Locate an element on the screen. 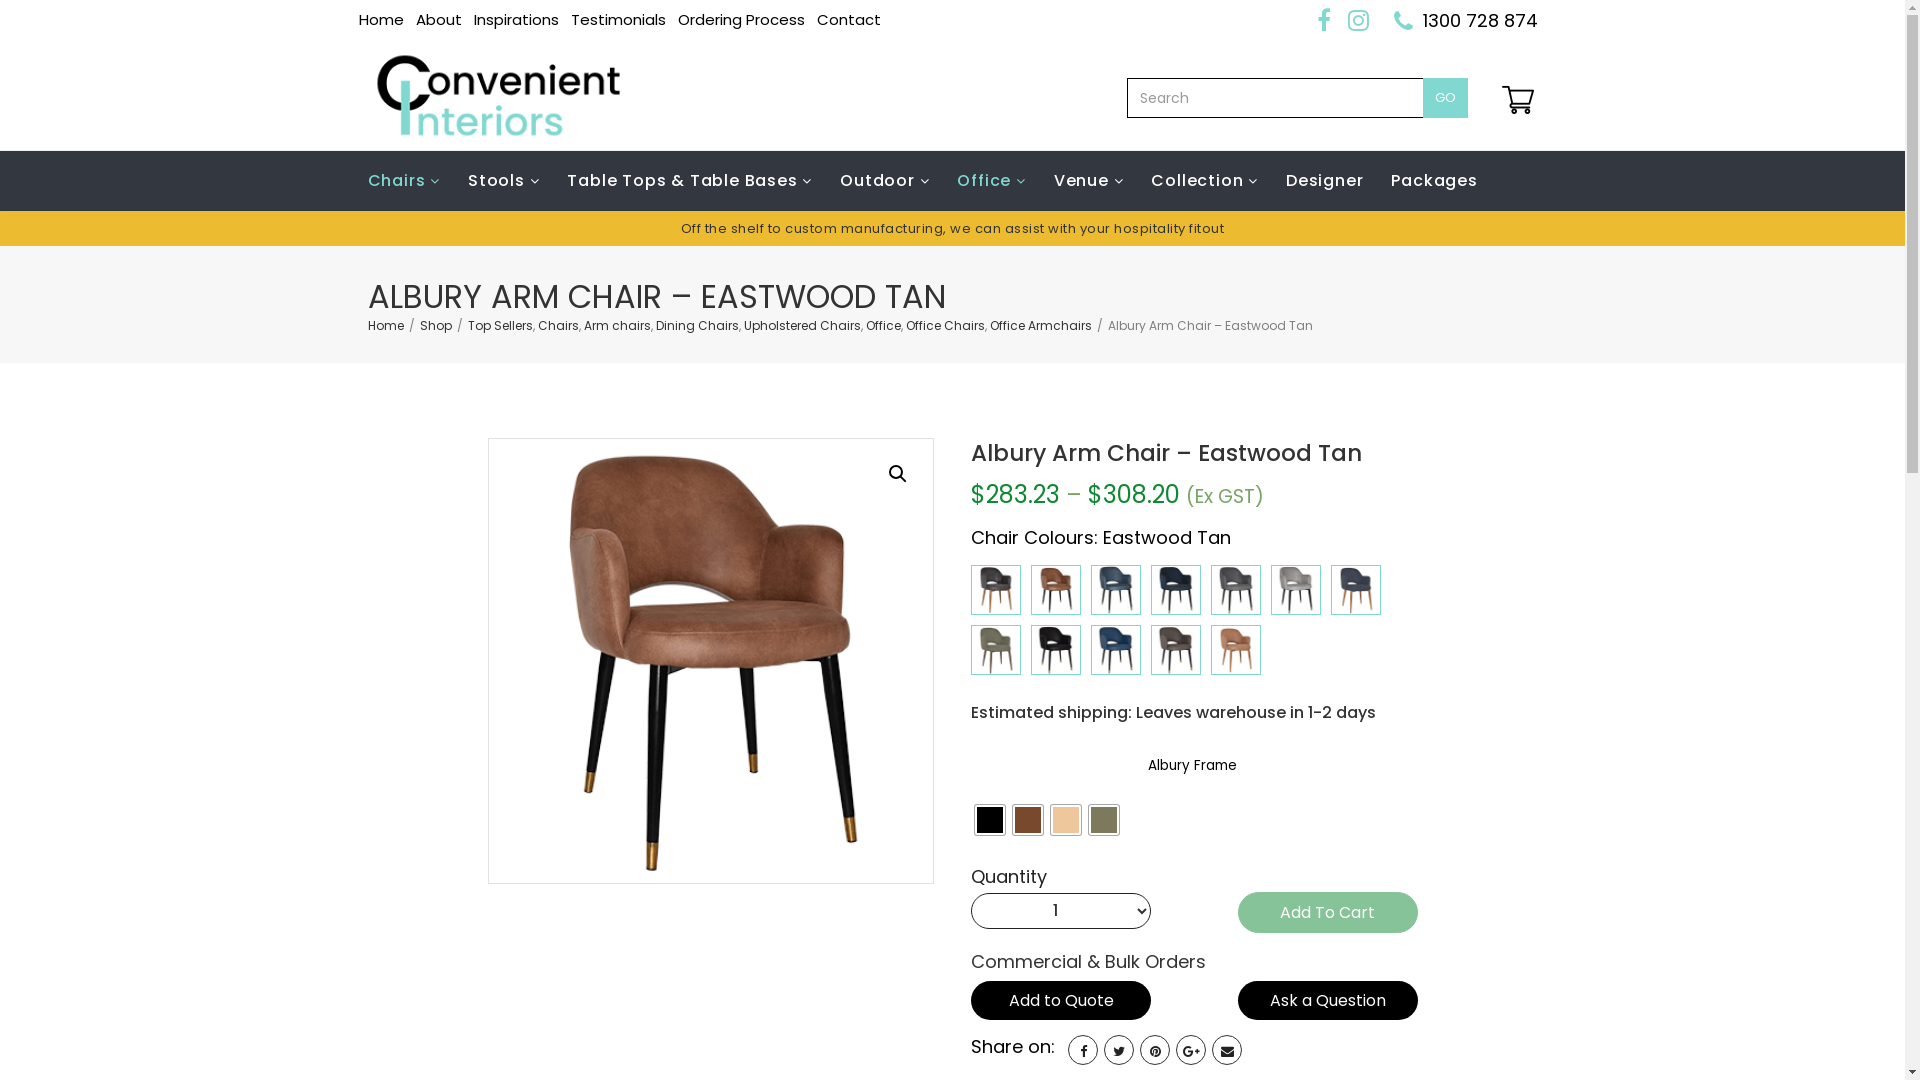  'Submit' is located at coordinates (952, 769).